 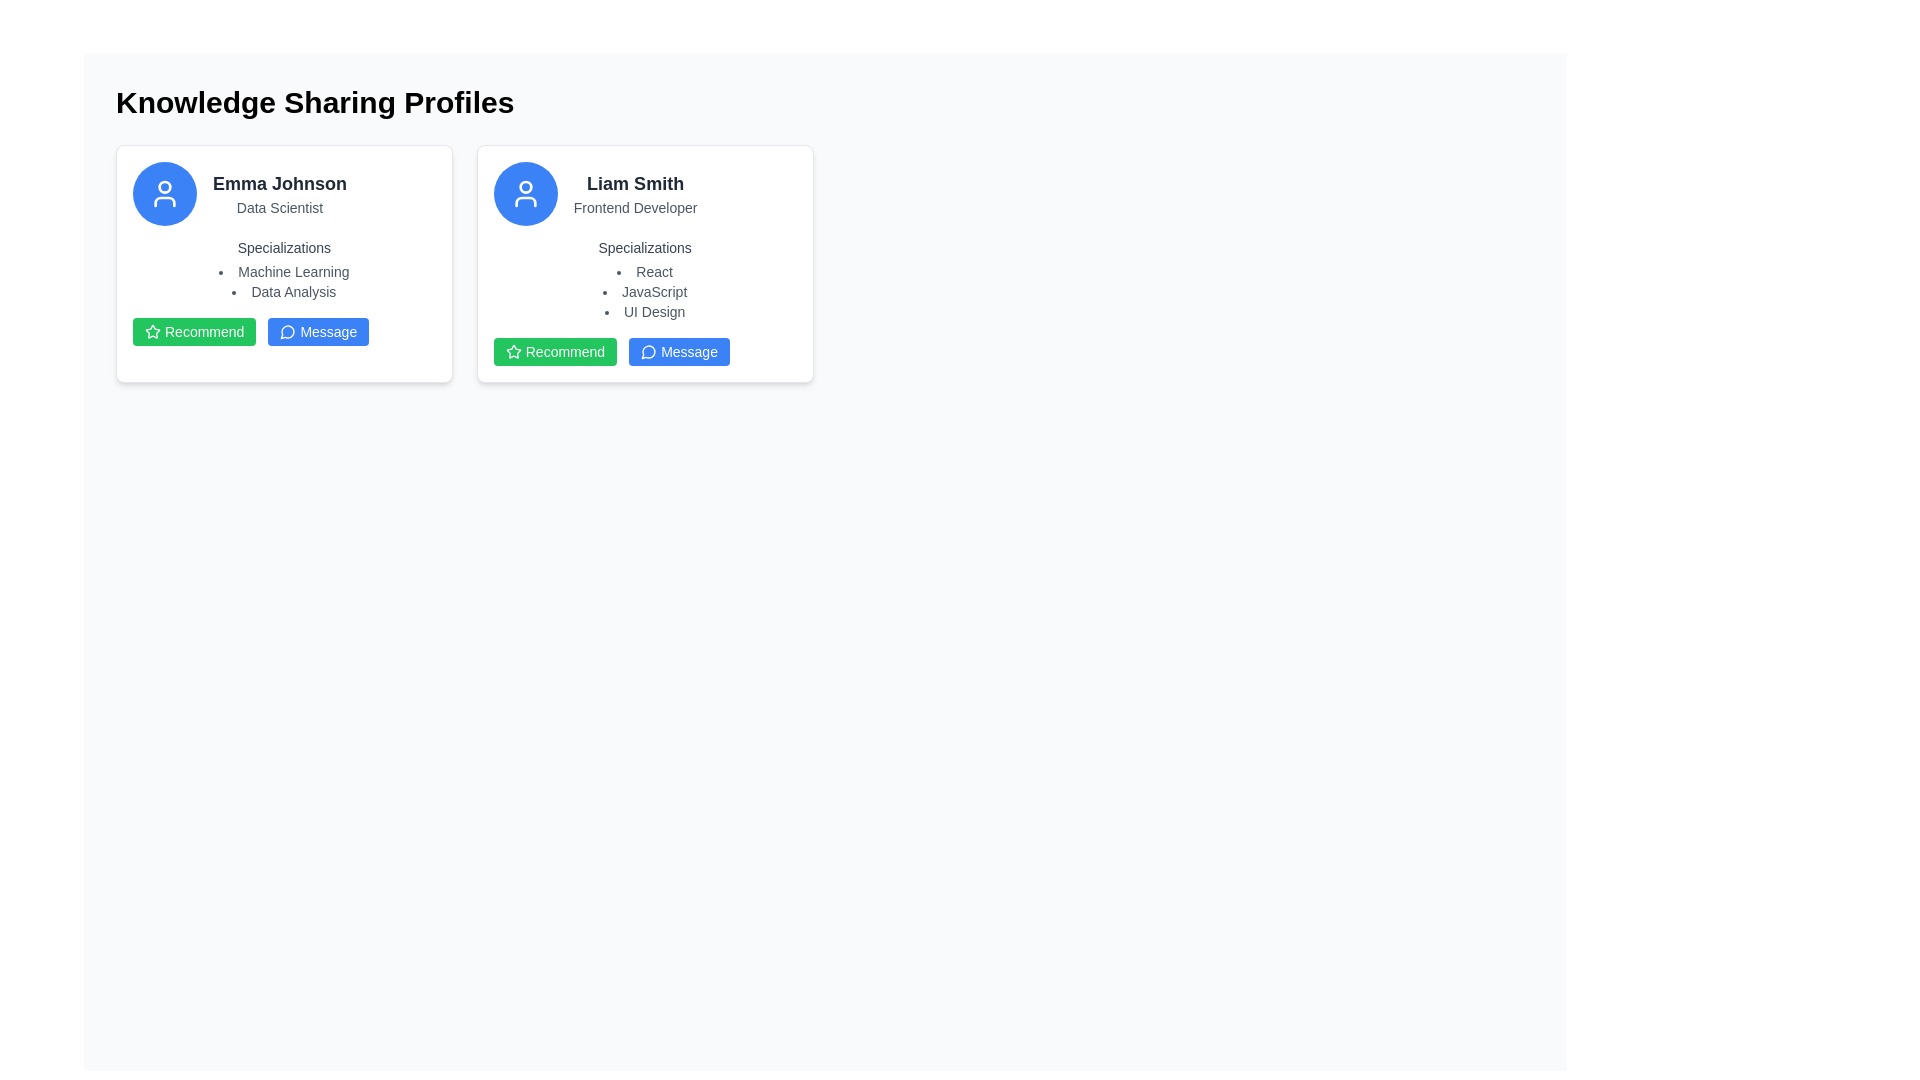 What do you see at coordinates (525, 187) in the screenshot?
I see `the small circular shape representing the head in the user avatar icon for 'Liam Smith' within the blue circular background` at bounding box center [525, 187].